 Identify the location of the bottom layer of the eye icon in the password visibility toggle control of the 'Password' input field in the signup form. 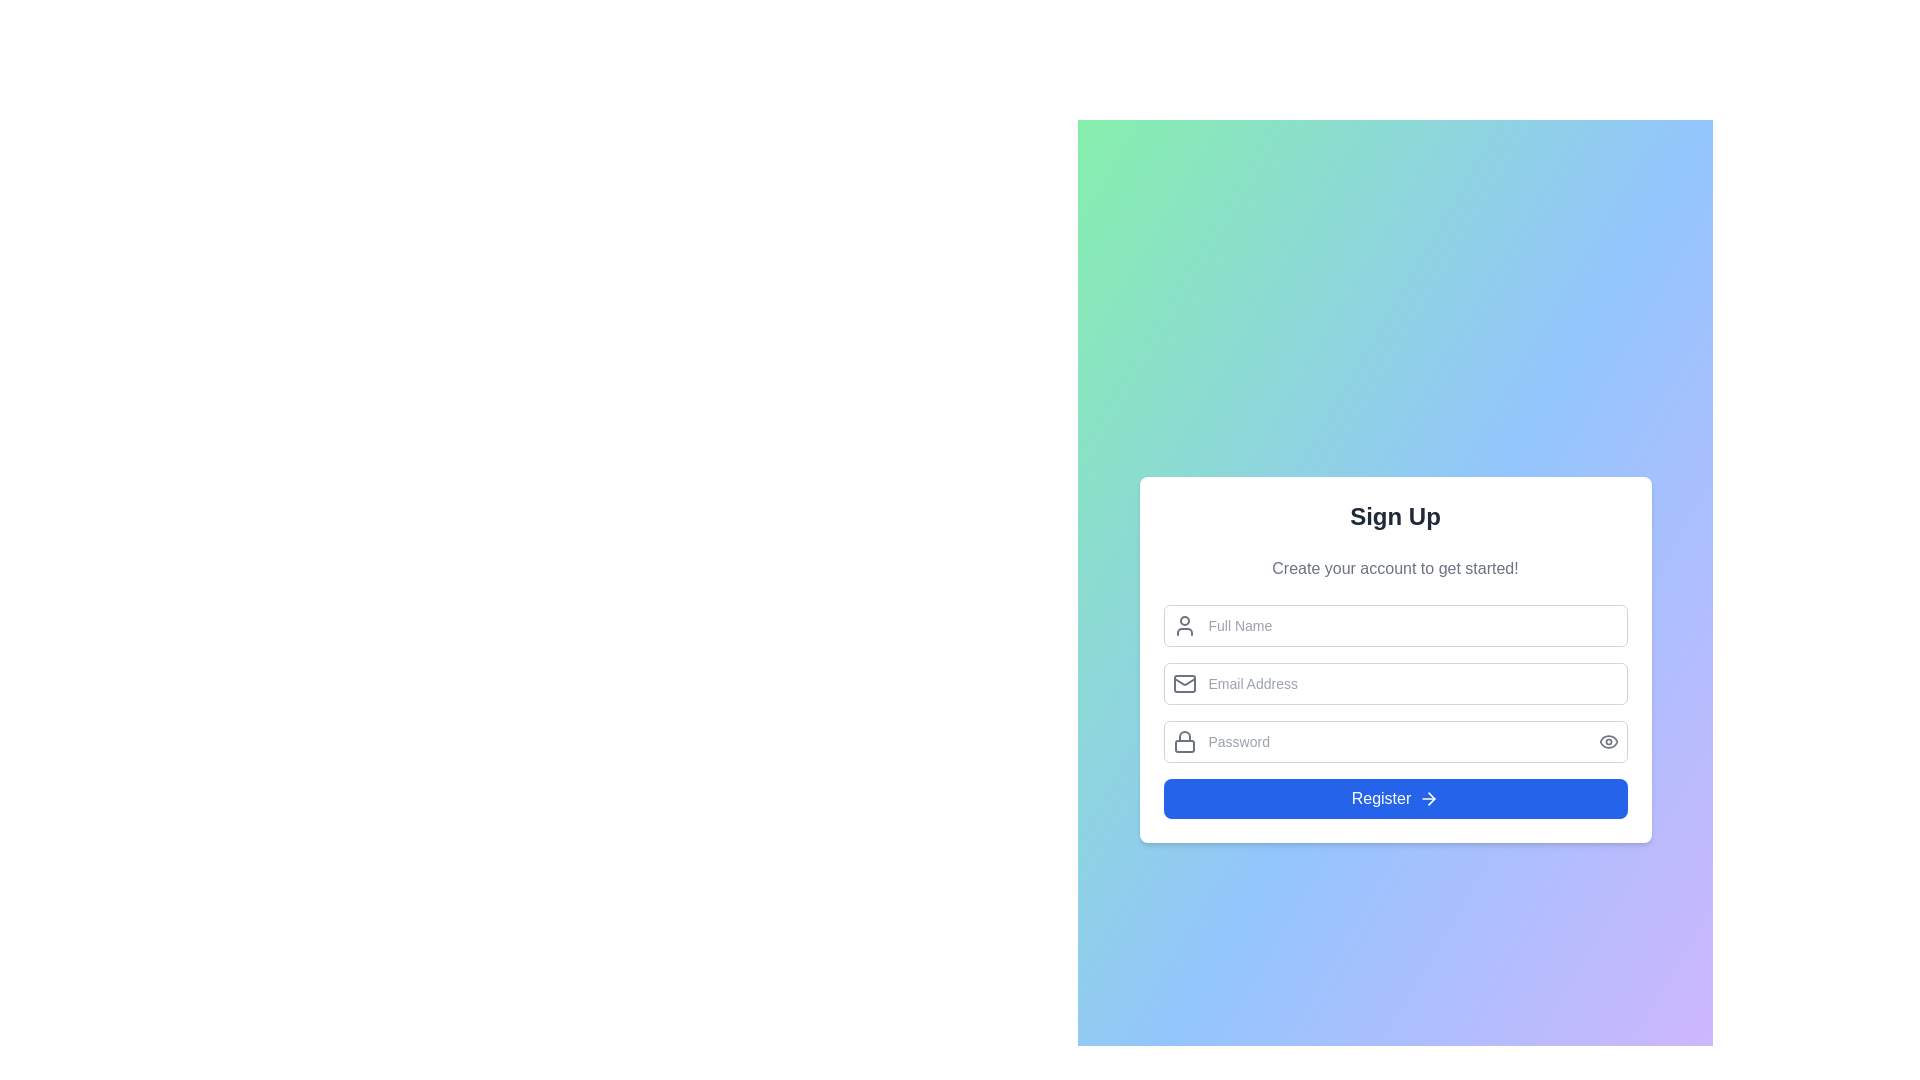
(1608, 741).